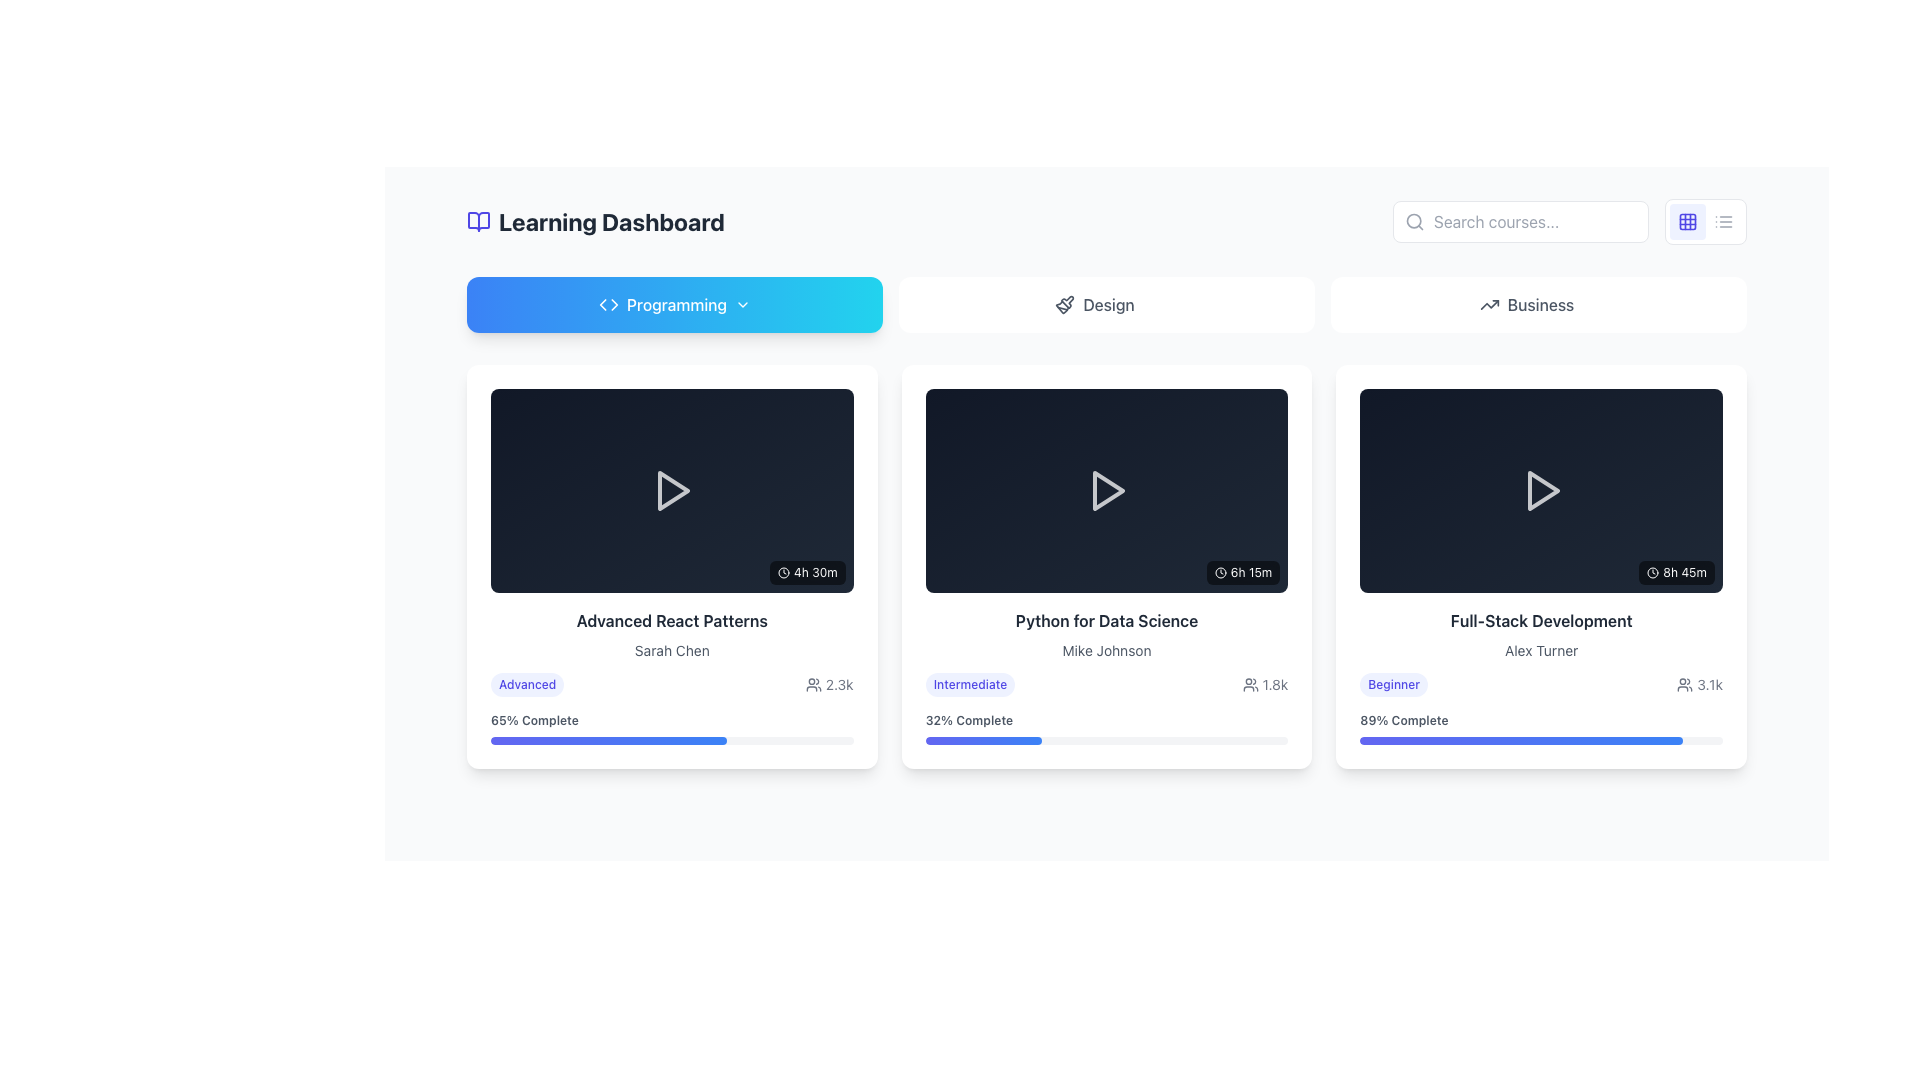  I want to click on the estimated duration of the video or course represented by the Compact information display within the 'Python for Data Science' card, so click(1242, 573).